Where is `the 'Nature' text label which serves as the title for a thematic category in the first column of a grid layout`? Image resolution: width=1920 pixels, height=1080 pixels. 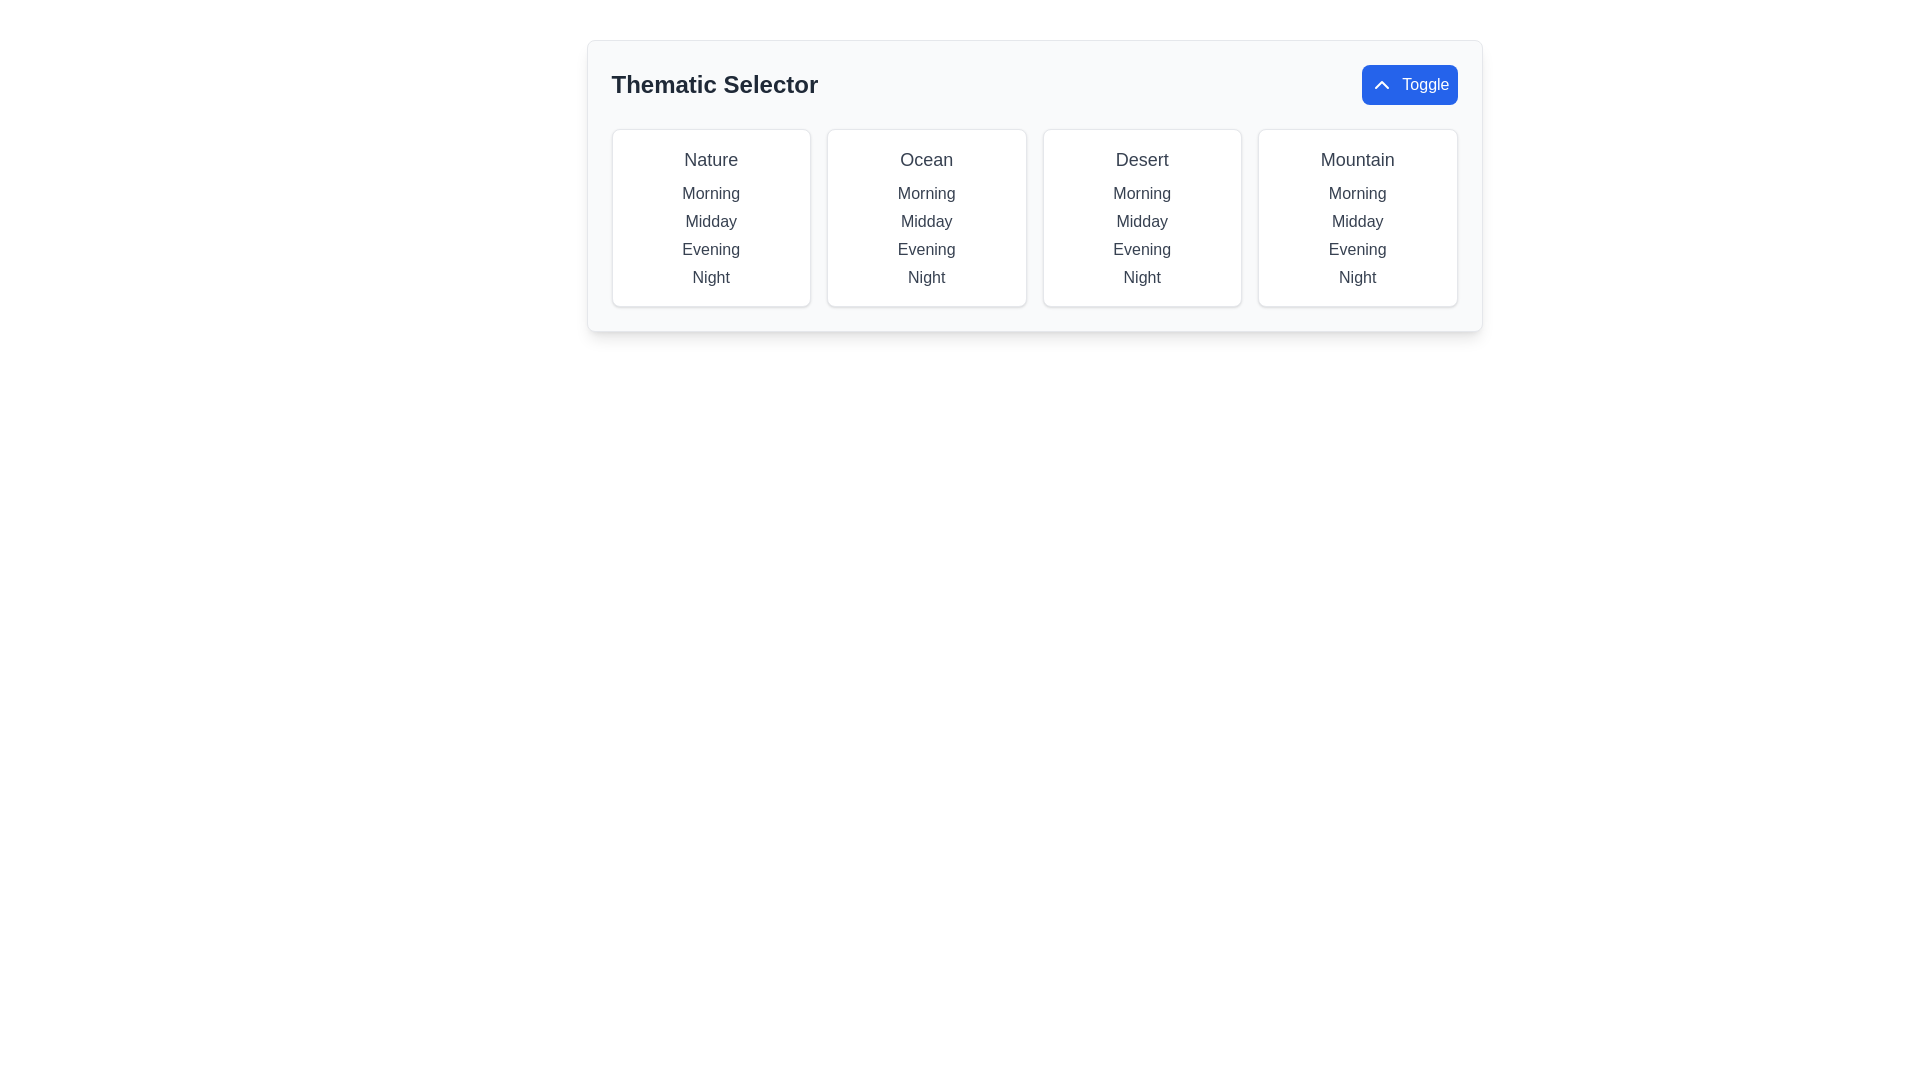
the 'Nature' text label which serves as the title for a thematic category in the first column of a grid layout is located at coordinates (711, 158).